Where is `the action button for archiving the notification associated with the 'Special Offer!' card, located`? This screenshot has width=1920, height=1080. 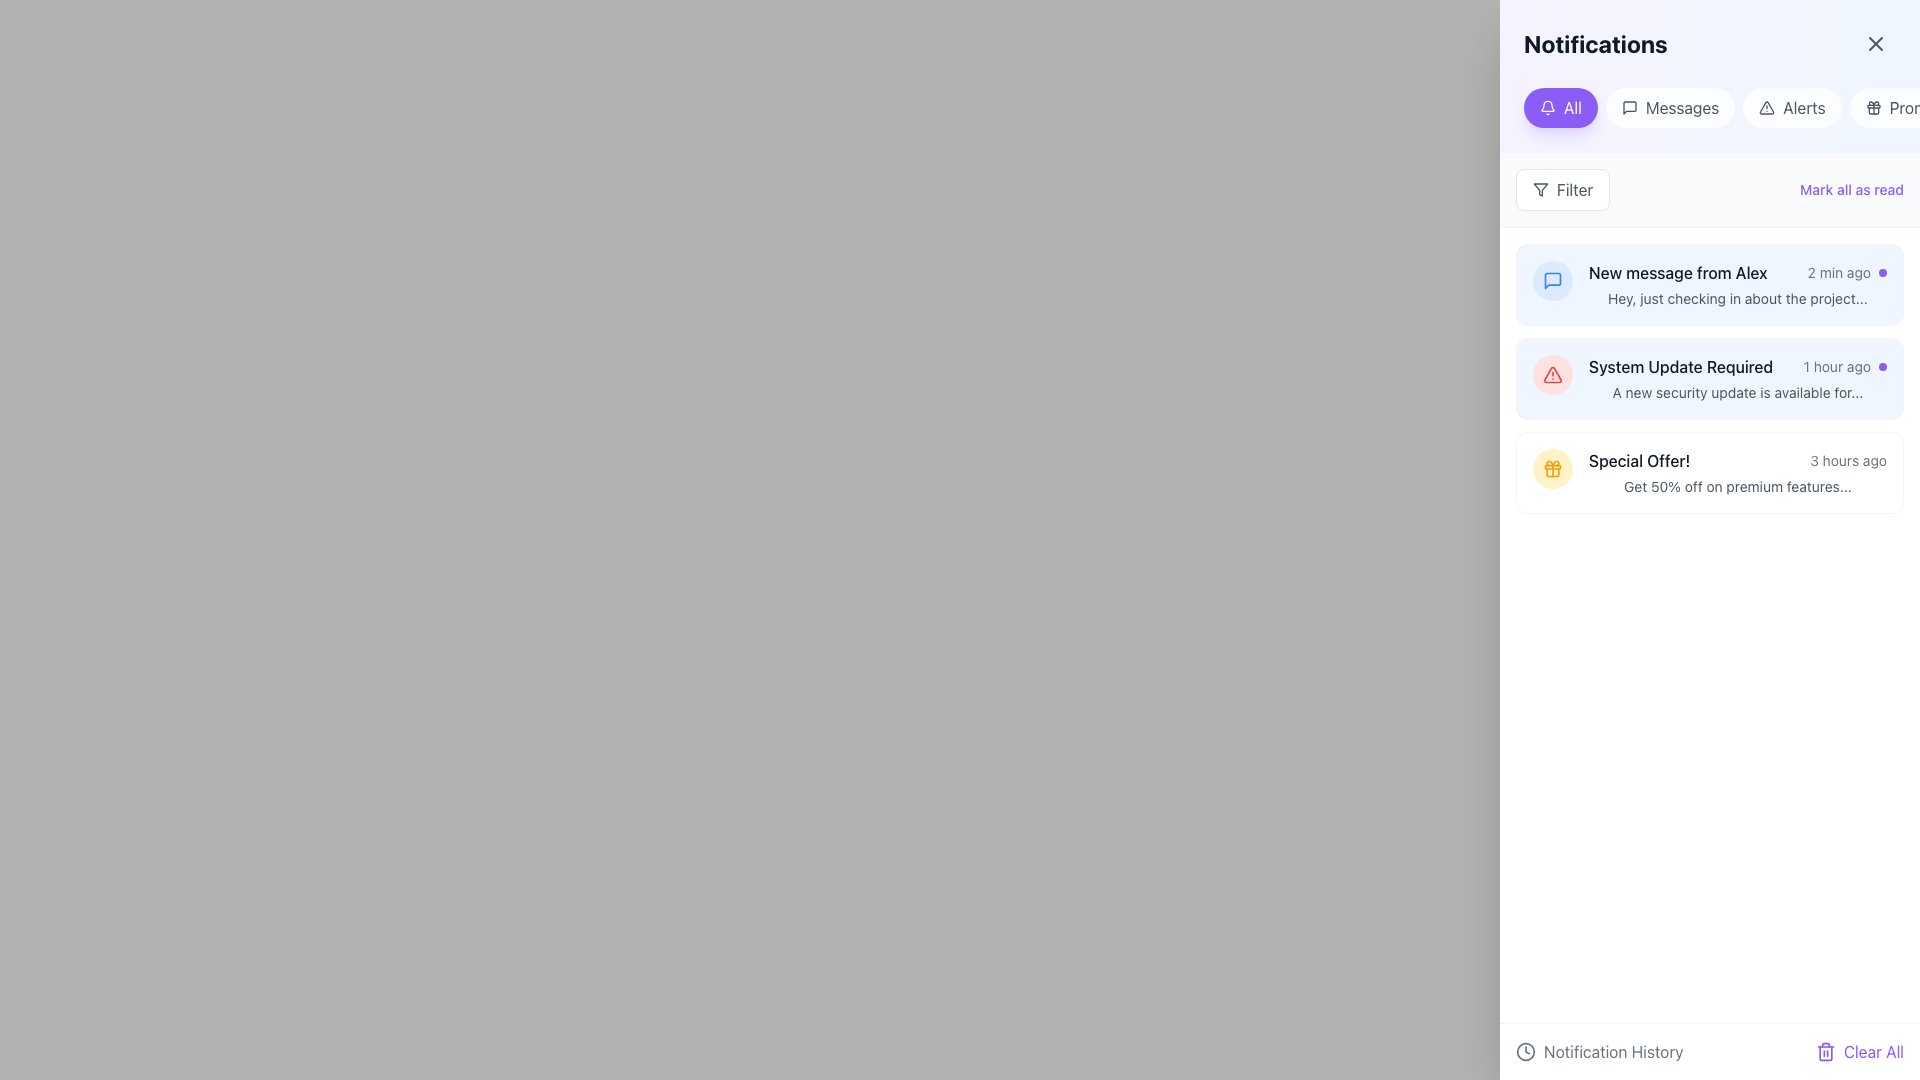
the action button for archiving the notification associated with the 'Special Offer!' card, located is located at coordinates (1790, 473).